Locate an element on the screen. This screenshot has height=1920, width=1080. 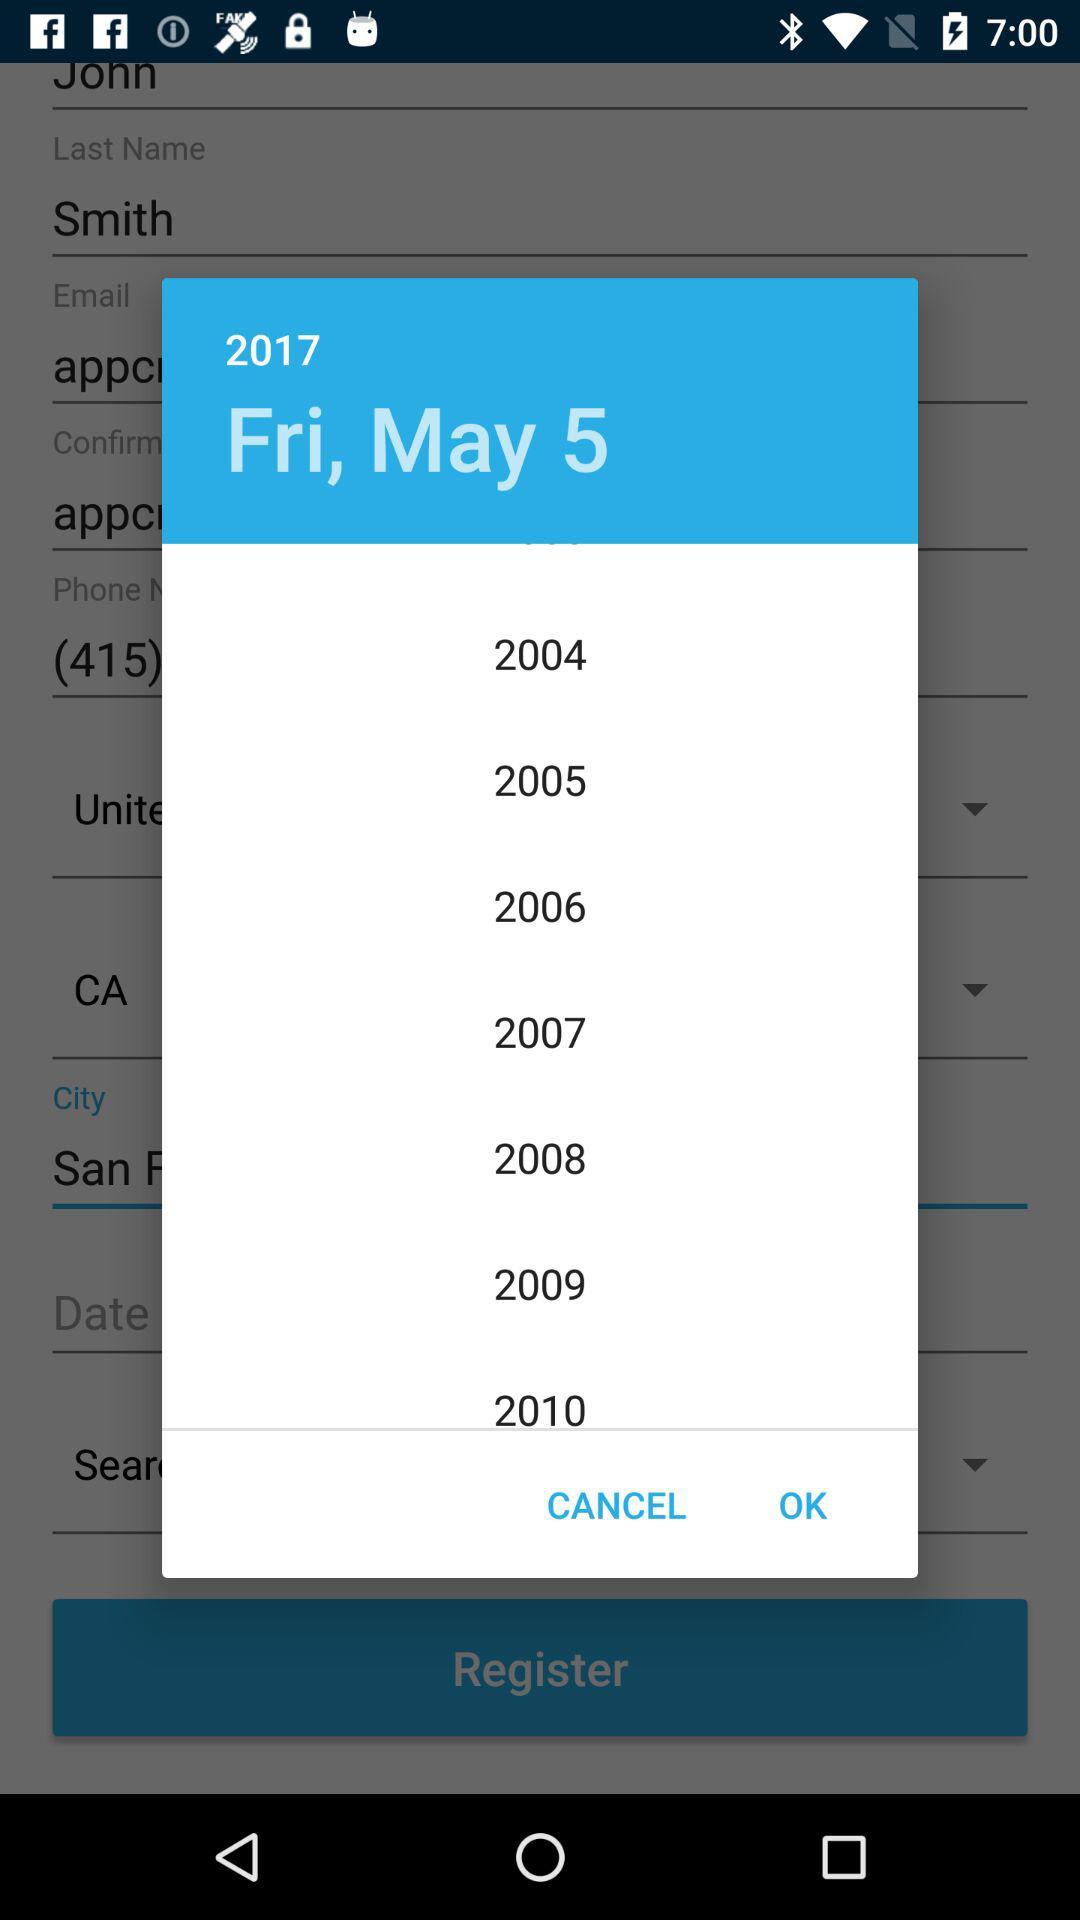
the fri, may 5 item is located at coordinates (416, 435).